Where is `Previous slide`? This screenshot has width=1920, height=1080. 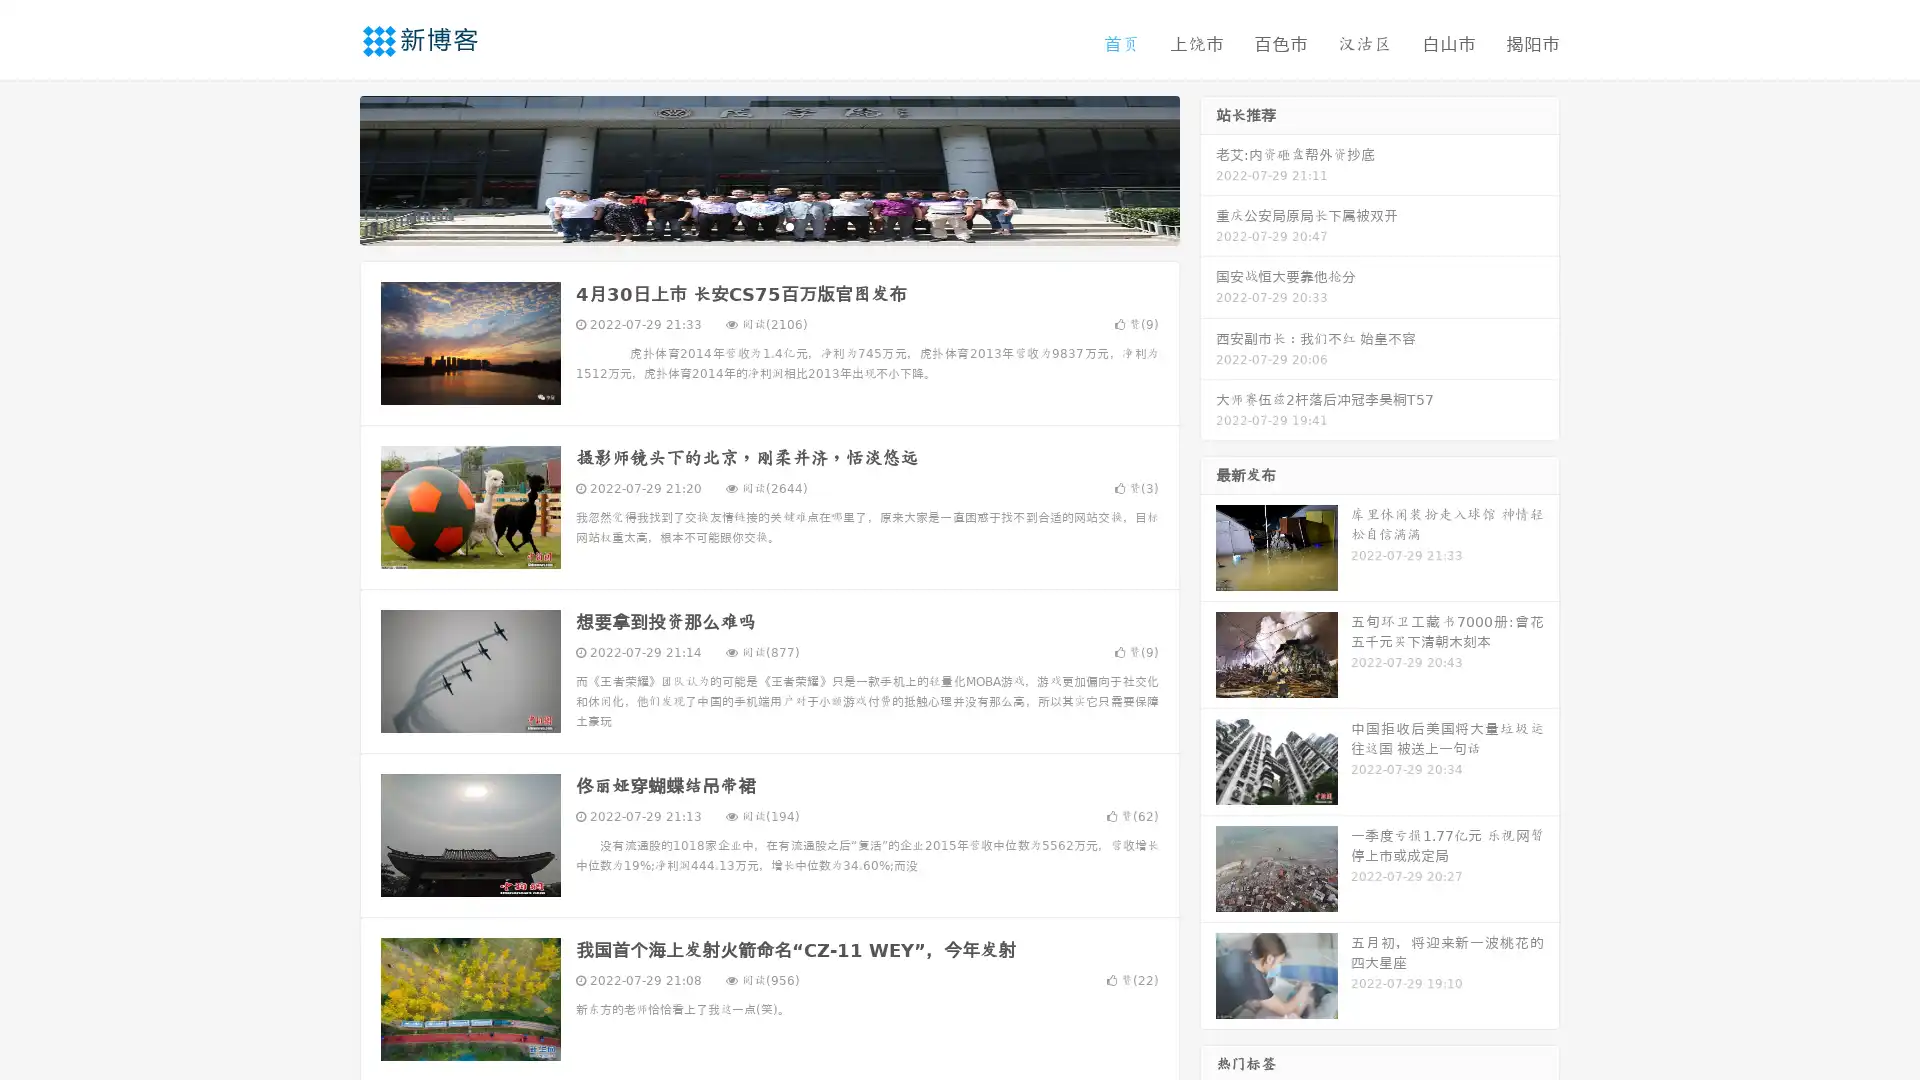
Previous slide is located at coordinates (330, 168).